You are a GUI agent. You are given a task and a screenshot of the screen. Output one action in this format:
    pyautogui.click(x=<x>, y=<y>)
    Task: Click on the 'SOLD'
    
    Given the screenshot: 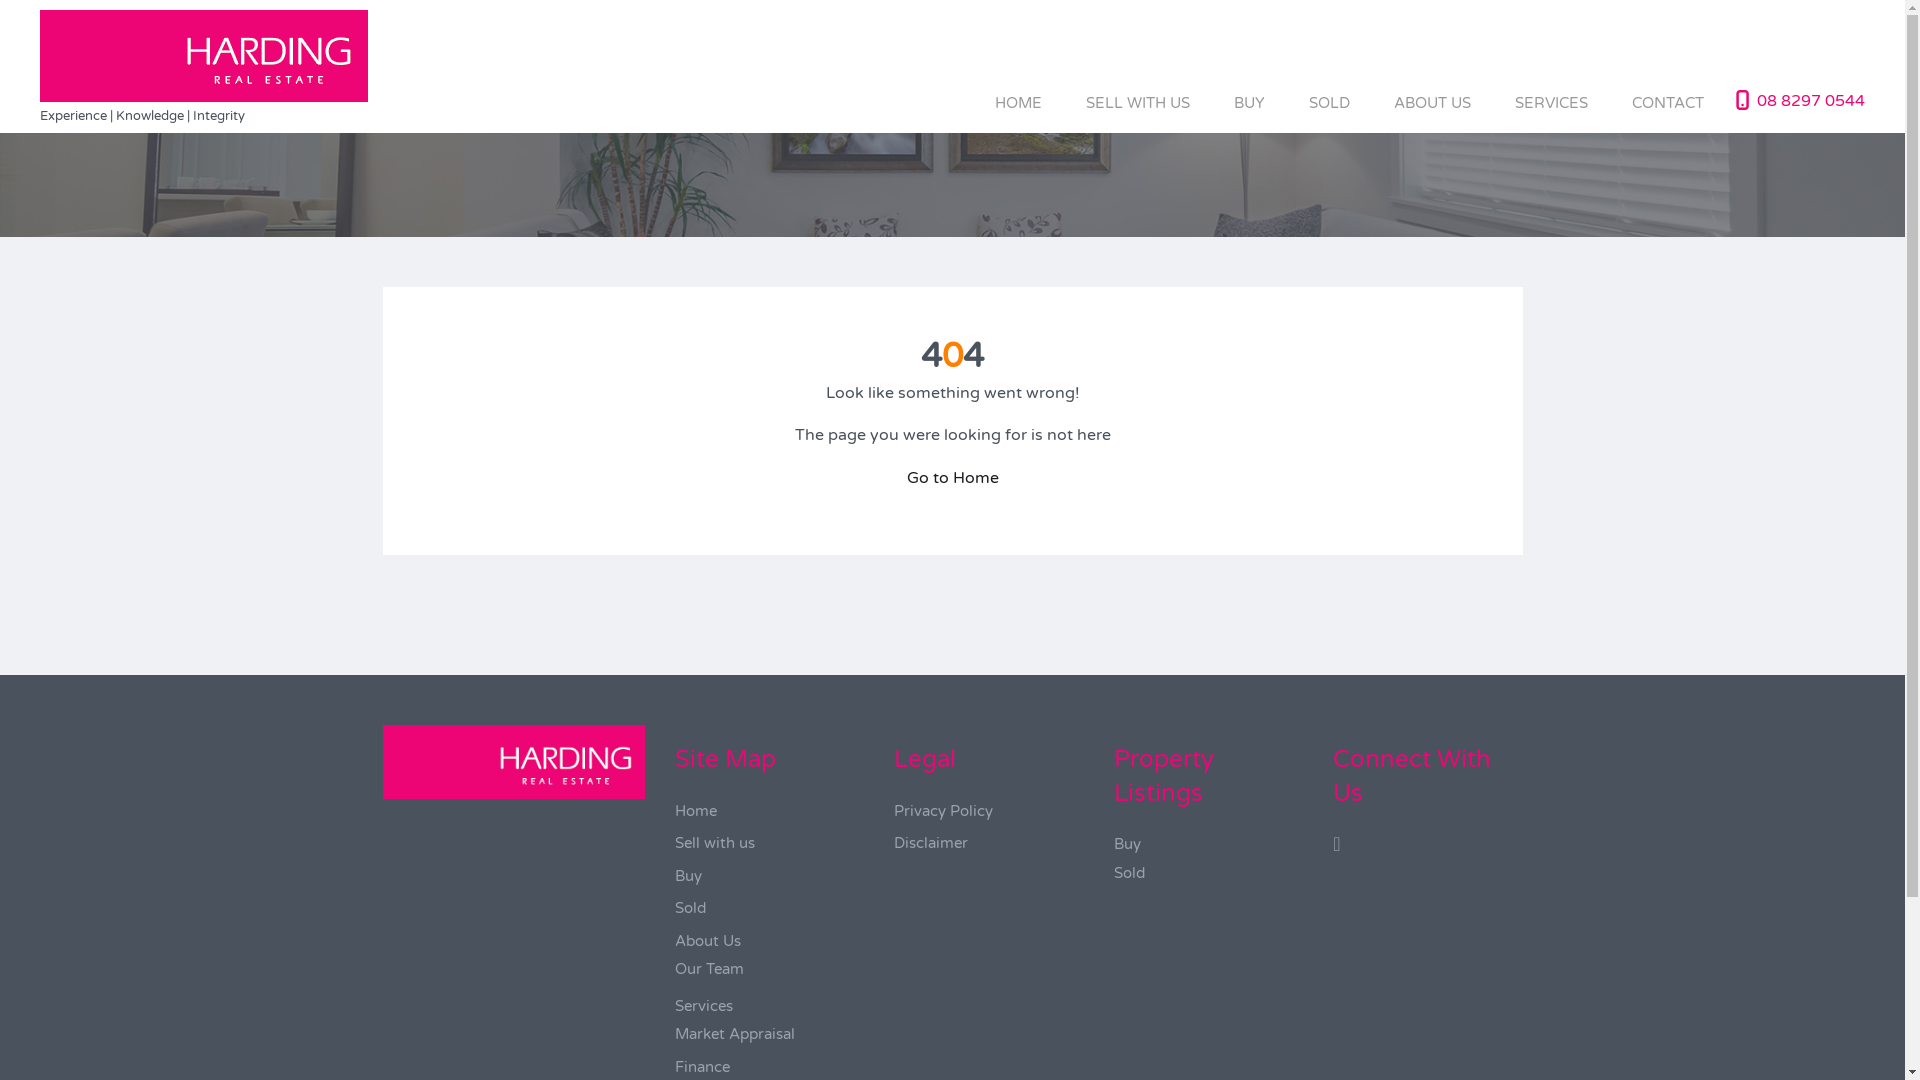 What is the action you would take?
    pyautogui.click(x=1329, y=102)
    